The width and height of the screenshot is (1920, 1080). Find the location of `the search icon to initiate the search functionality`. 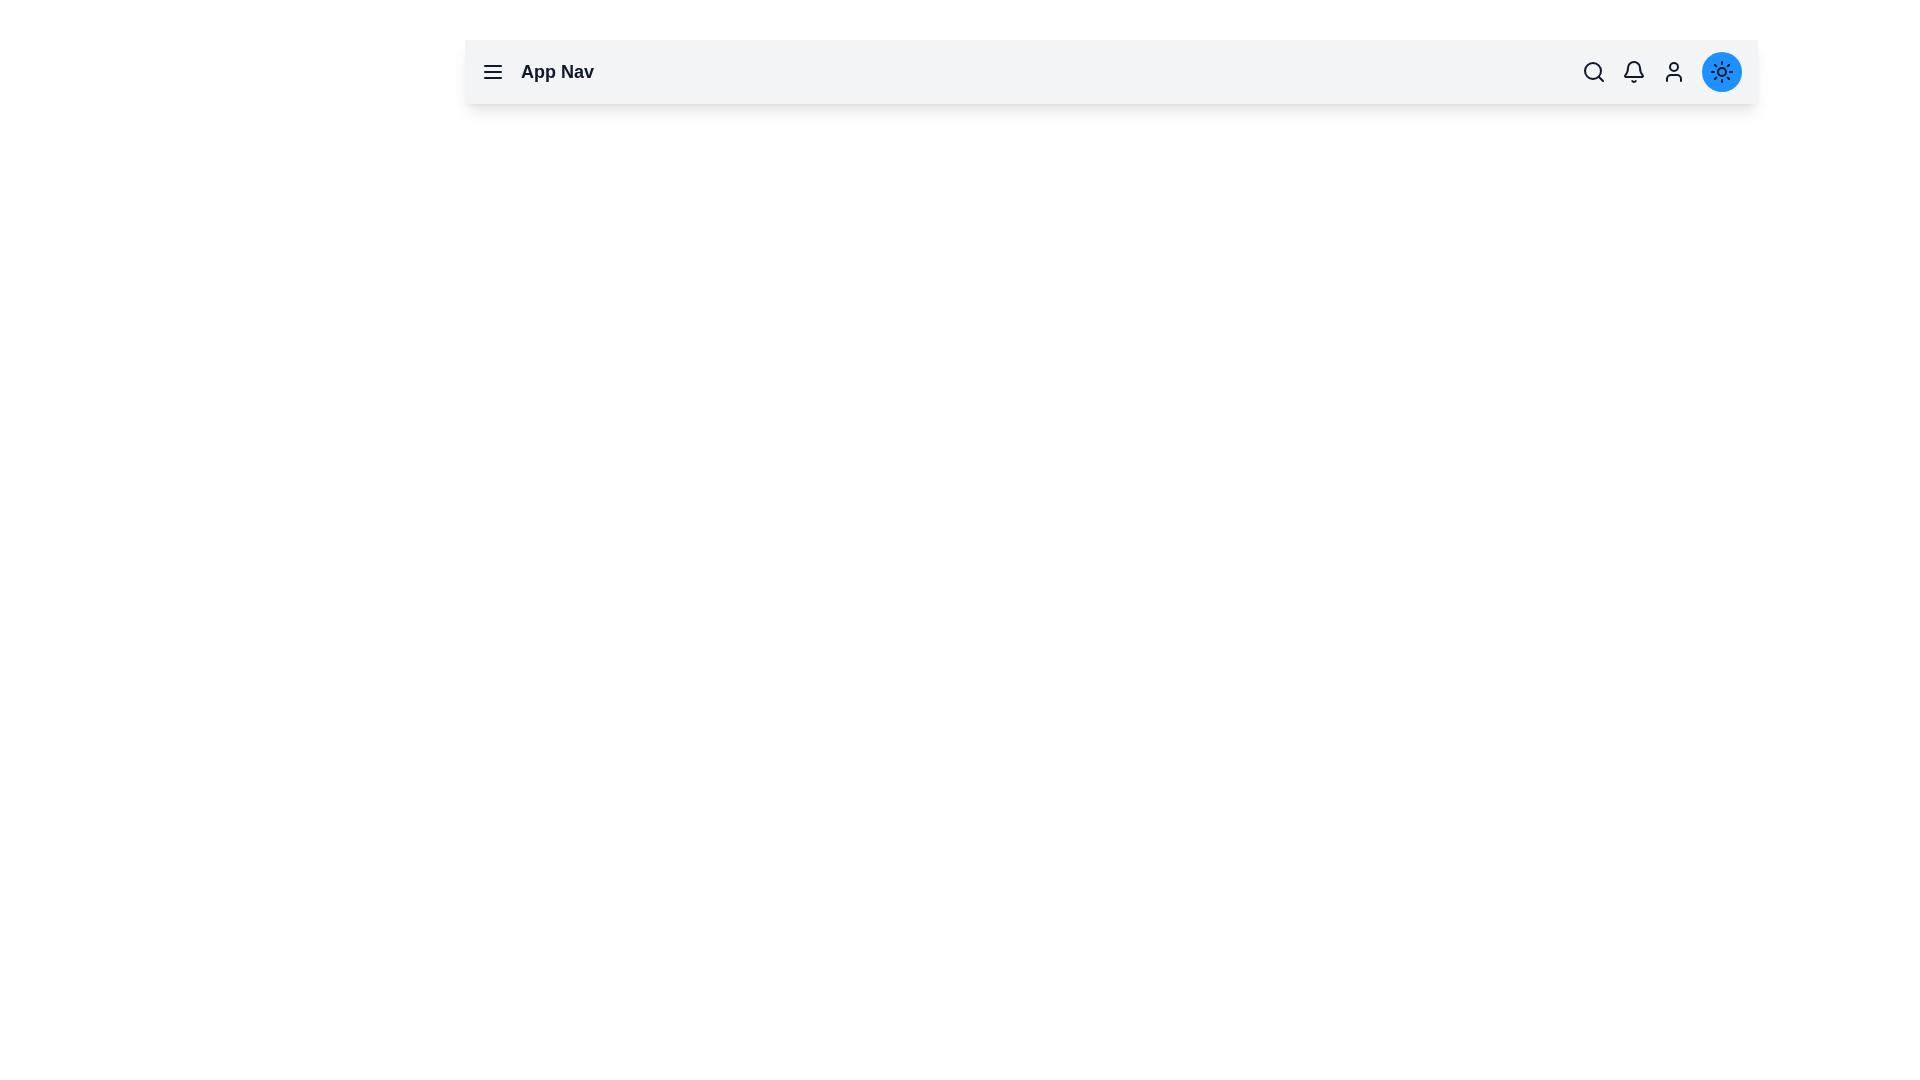

the search icon to initiate the search functionality is located at coordinates (1592, 71).